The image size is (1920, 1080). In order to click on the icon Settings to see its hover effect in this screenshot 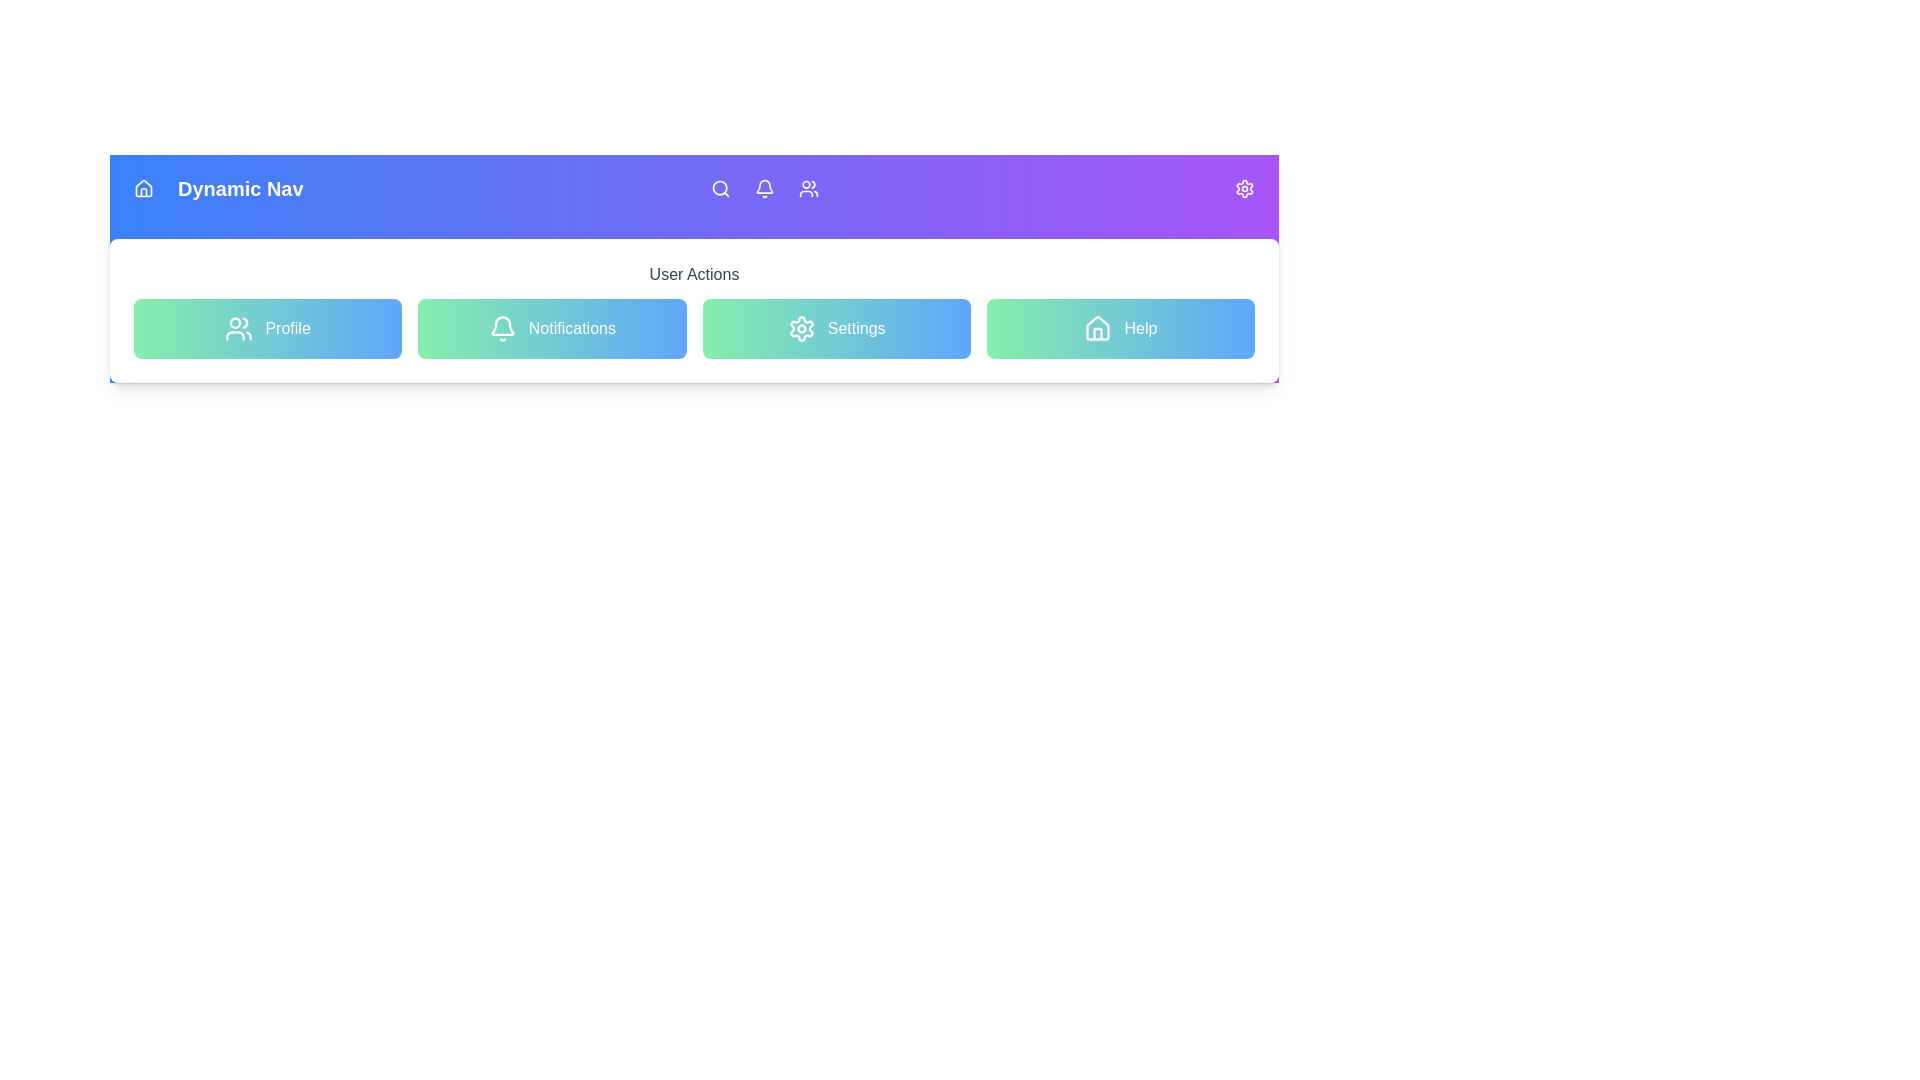, I will do `click(1243, 189)`.